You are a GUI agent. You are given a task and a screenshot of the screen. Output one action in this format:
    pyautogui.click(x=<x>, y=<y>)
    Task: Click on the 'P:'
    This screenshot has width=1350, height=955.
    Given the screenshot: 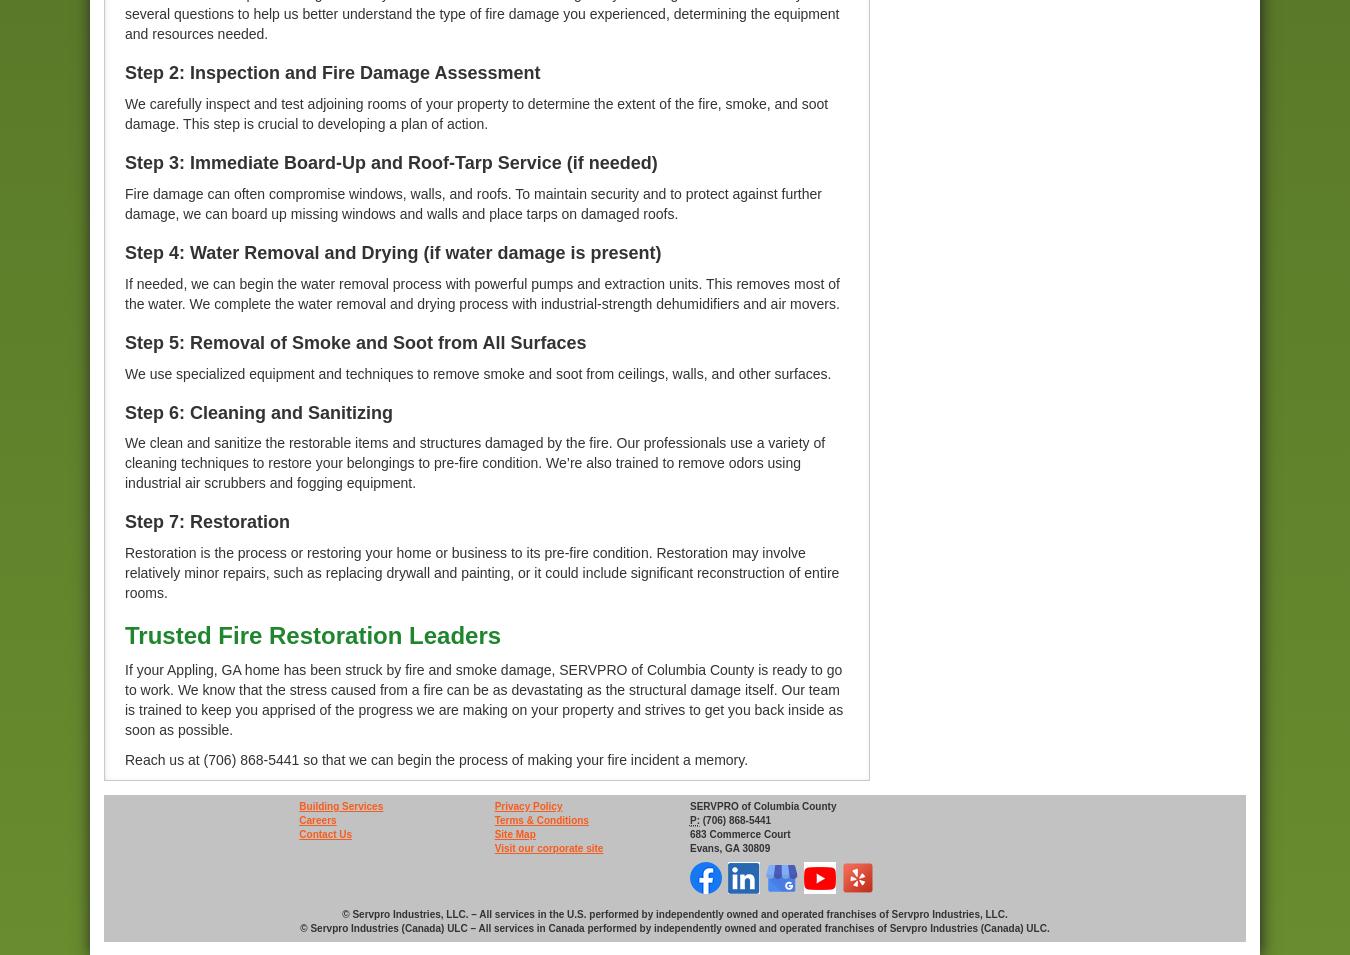 What is the action you would take?
    pyautogui.click(x=693, y=819)
    